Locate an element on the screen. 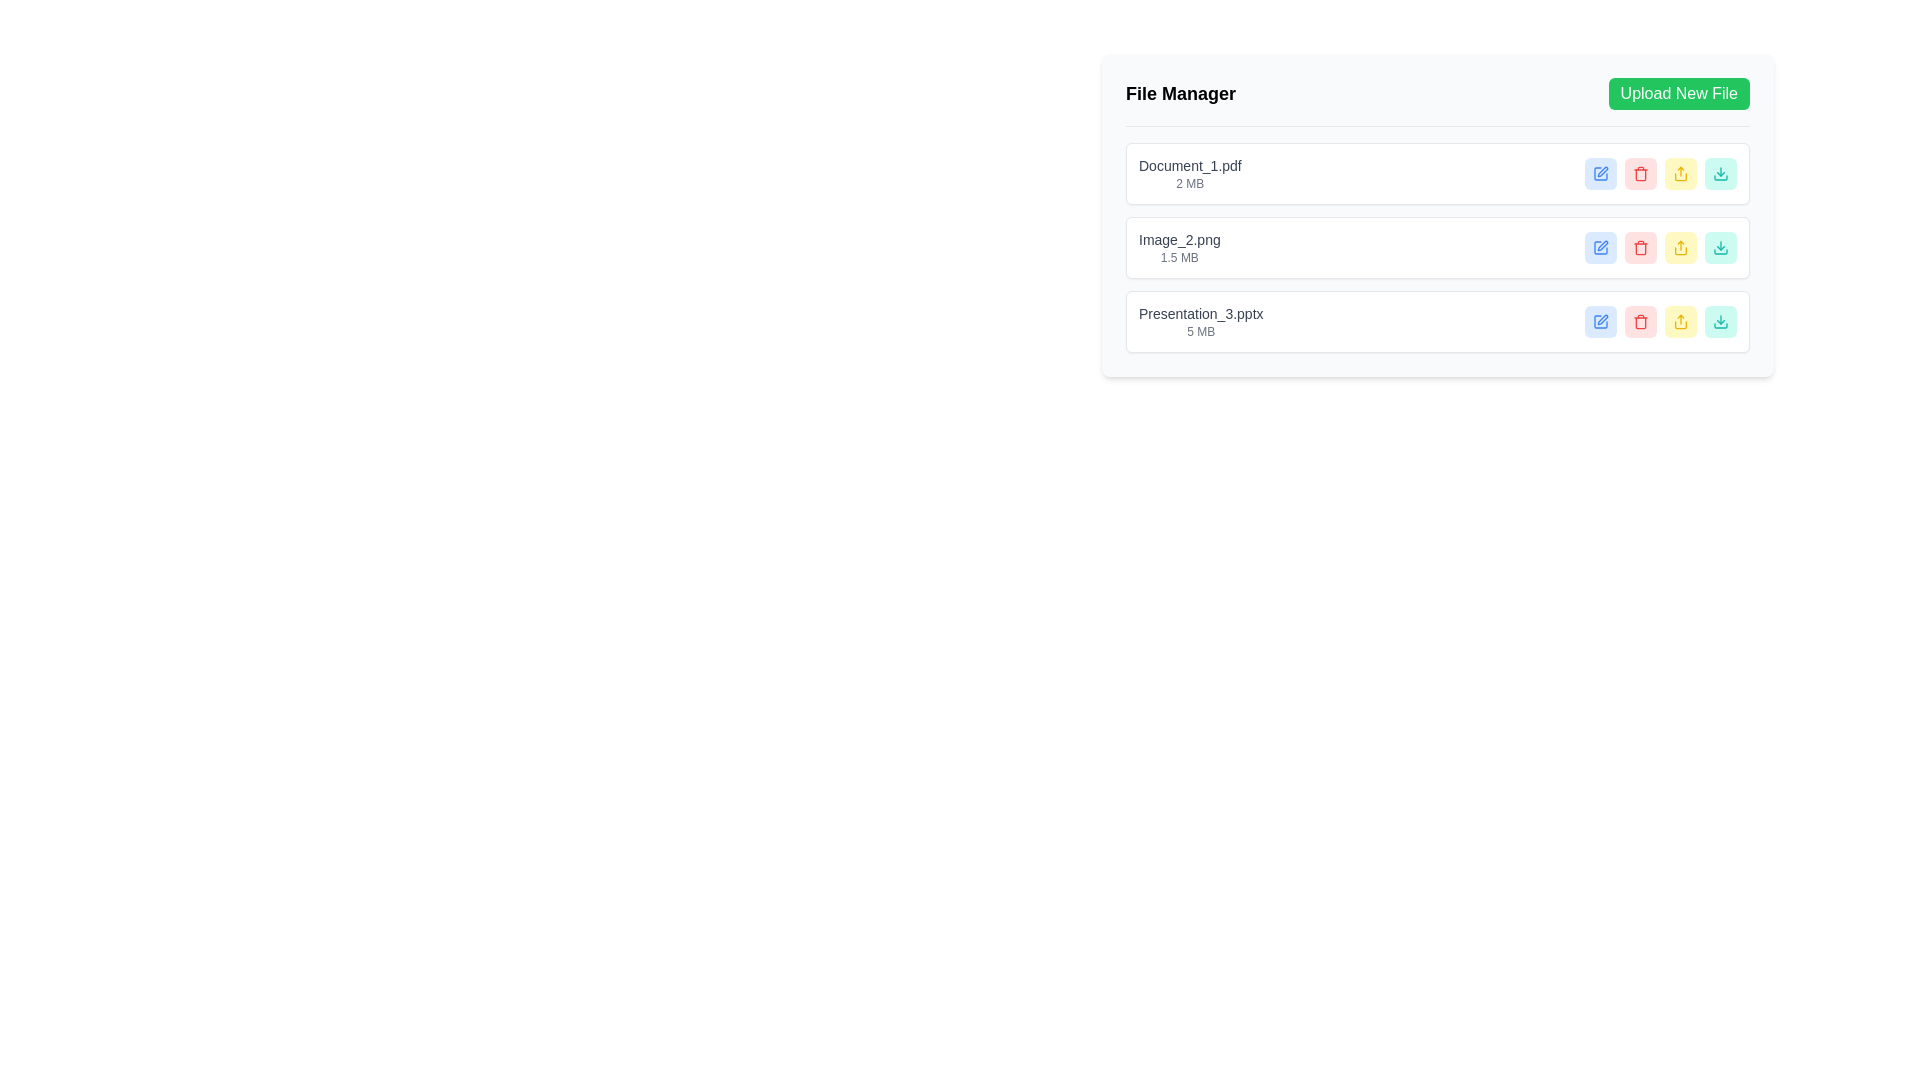  the fourth button in a row of interactive buttons next to a file entry is located at coordinates (1680, 246).